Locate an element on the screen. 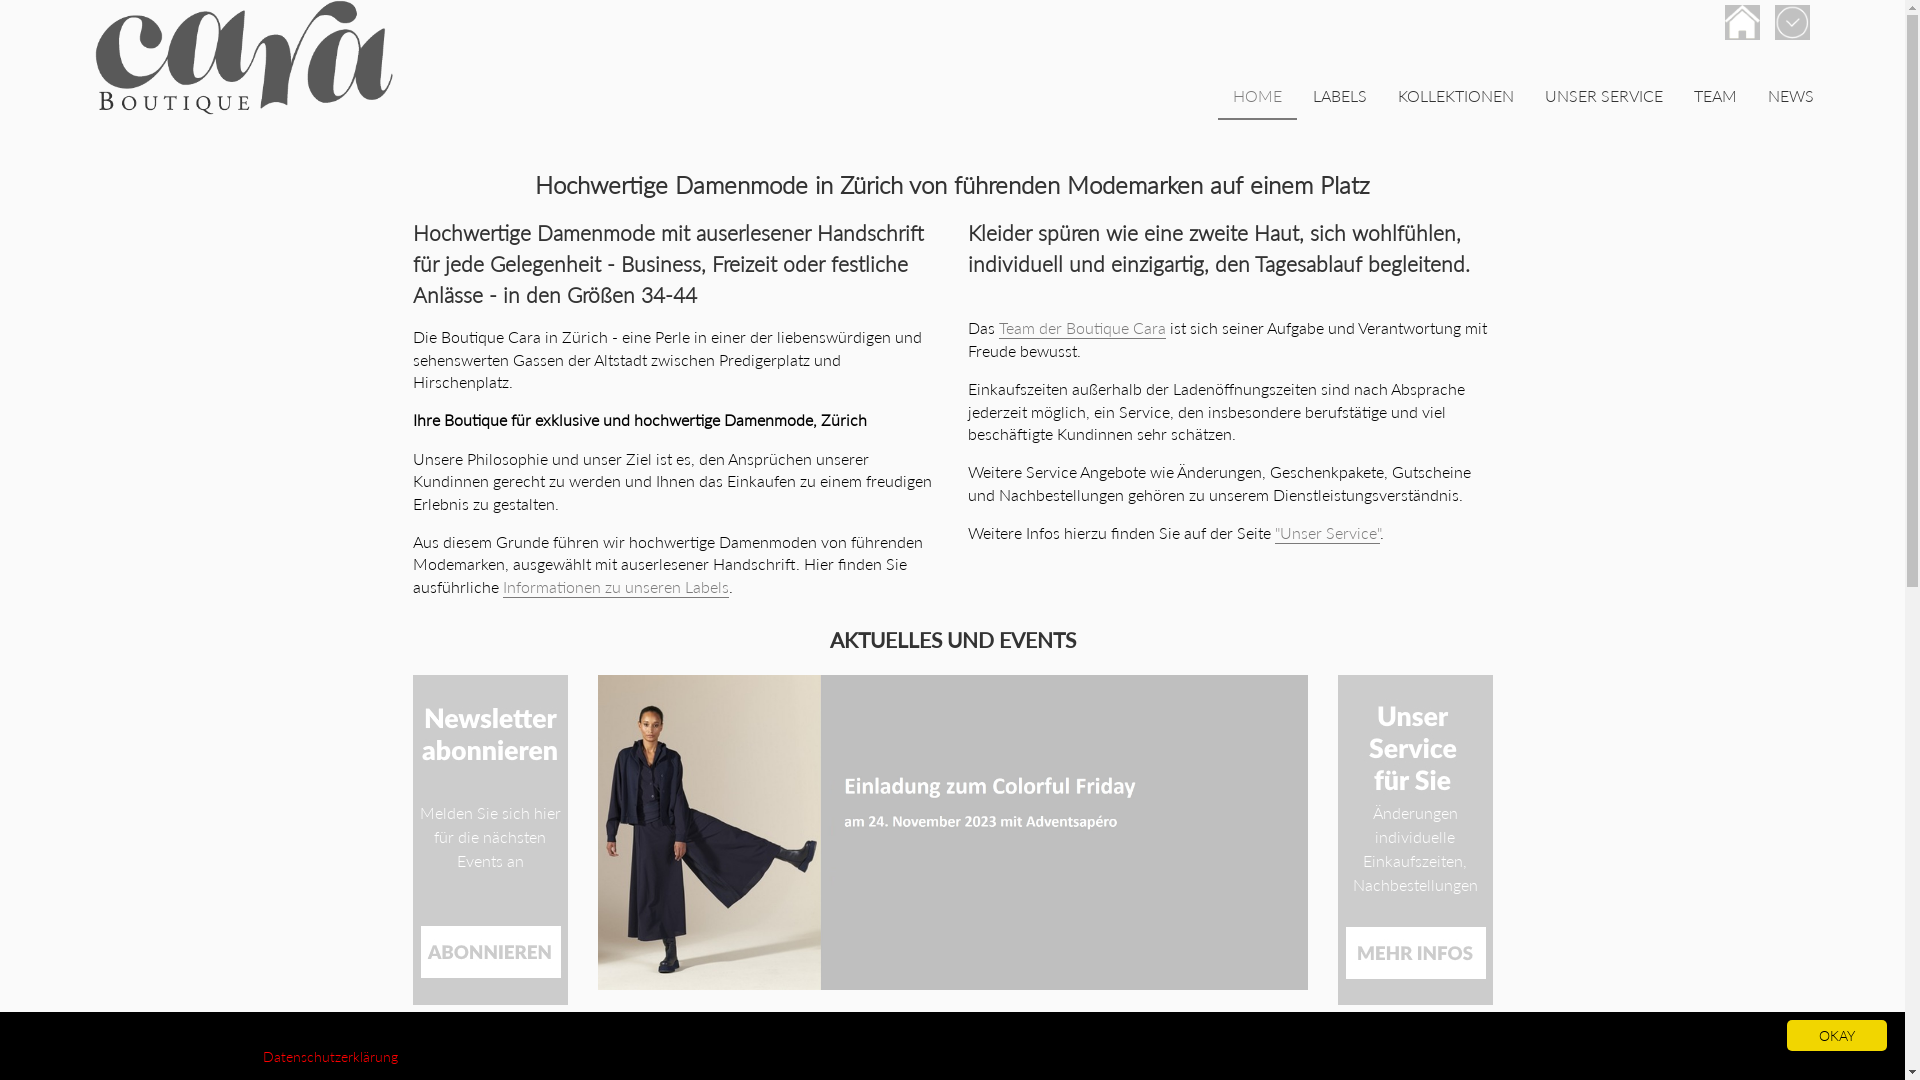  'KOLLEKTIONEN' is located at coordinates (1455, 97).